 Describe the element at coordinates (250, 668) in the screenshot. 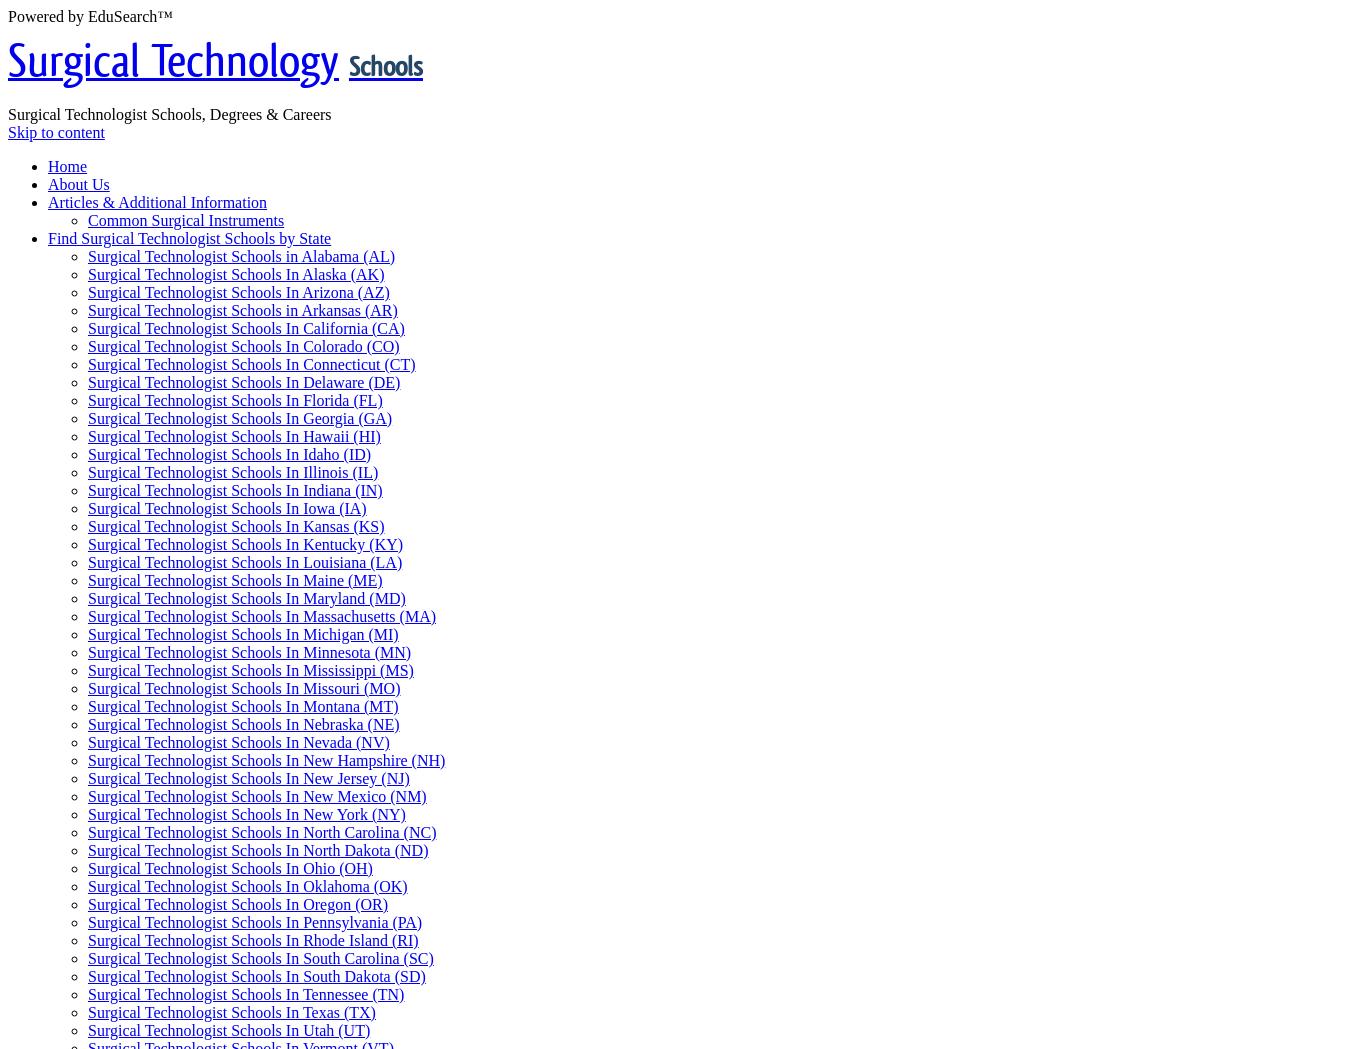

I see `'Surgical Technologist Schools In Mississippi (MS)'` at that location.